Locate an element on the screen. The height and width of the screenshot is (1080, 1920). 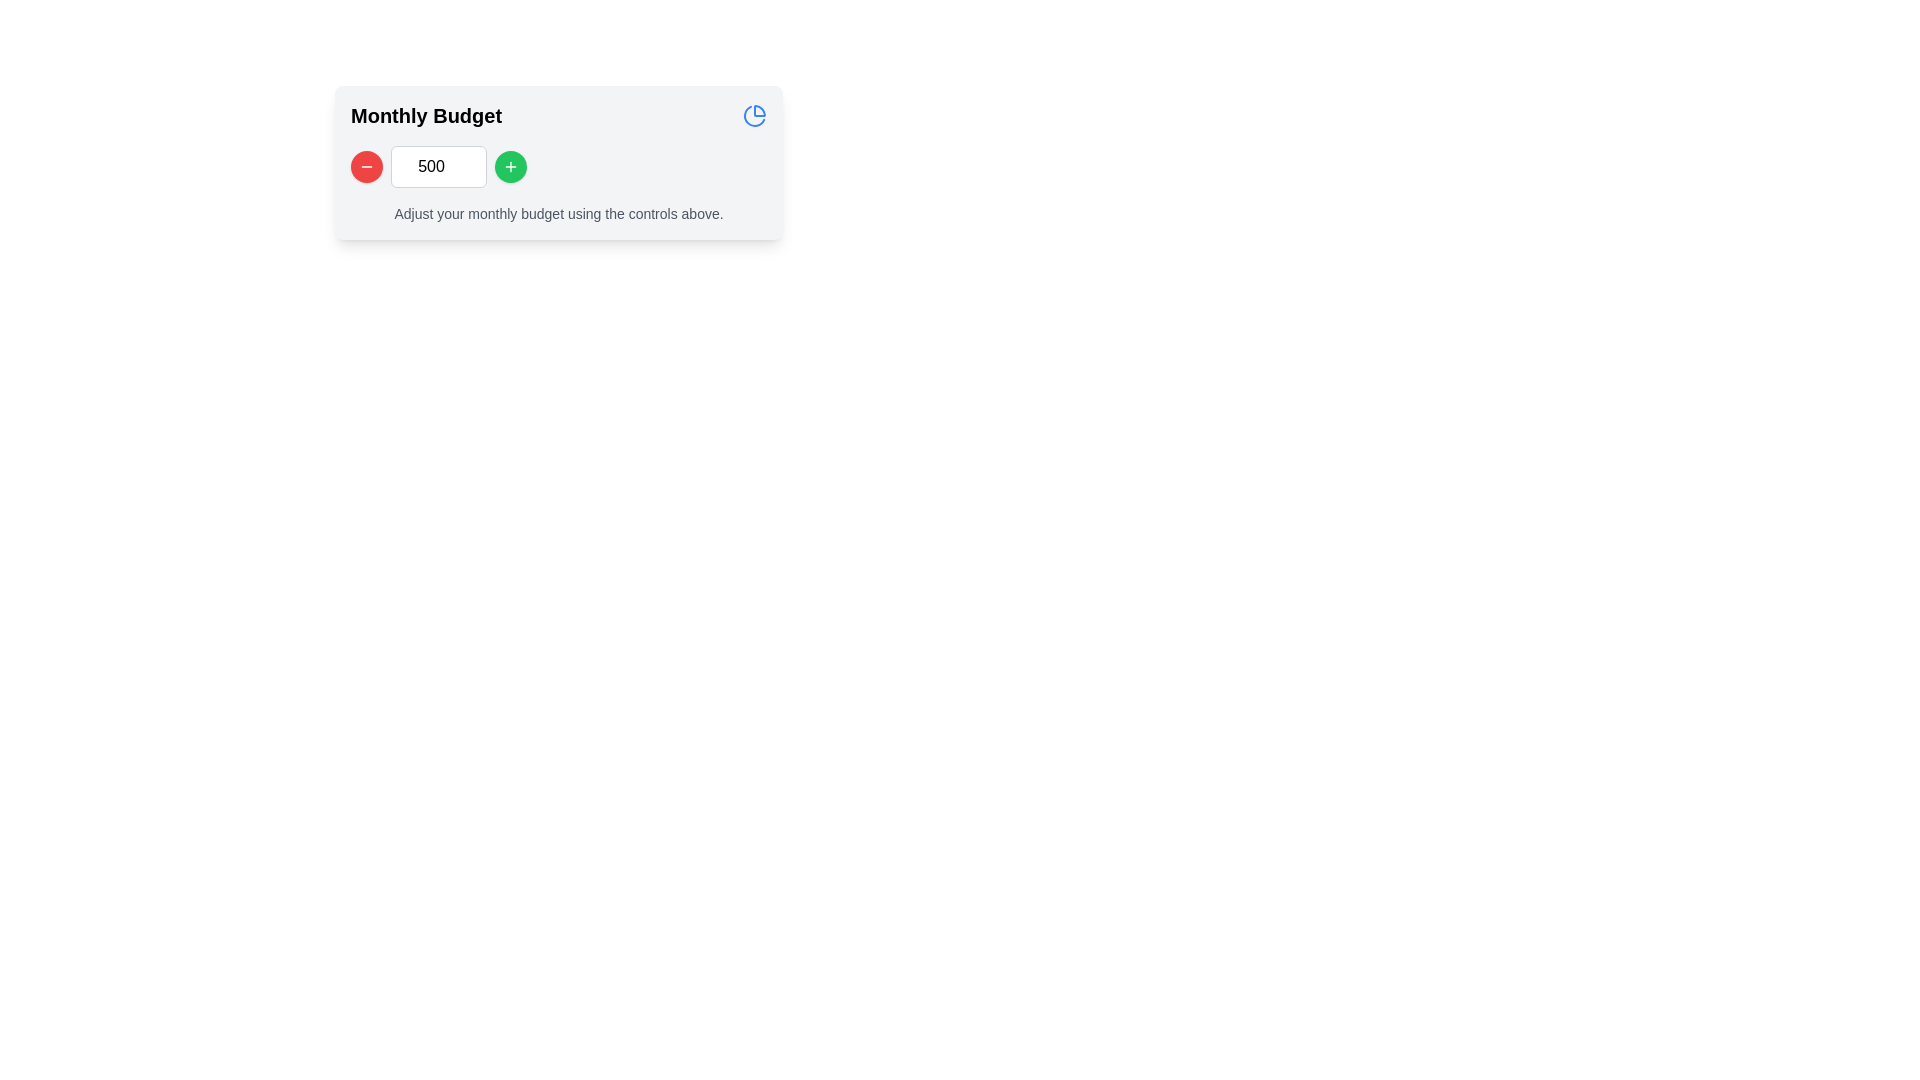
the button located to the far left of the number input field is located at coordinates (366, 165).